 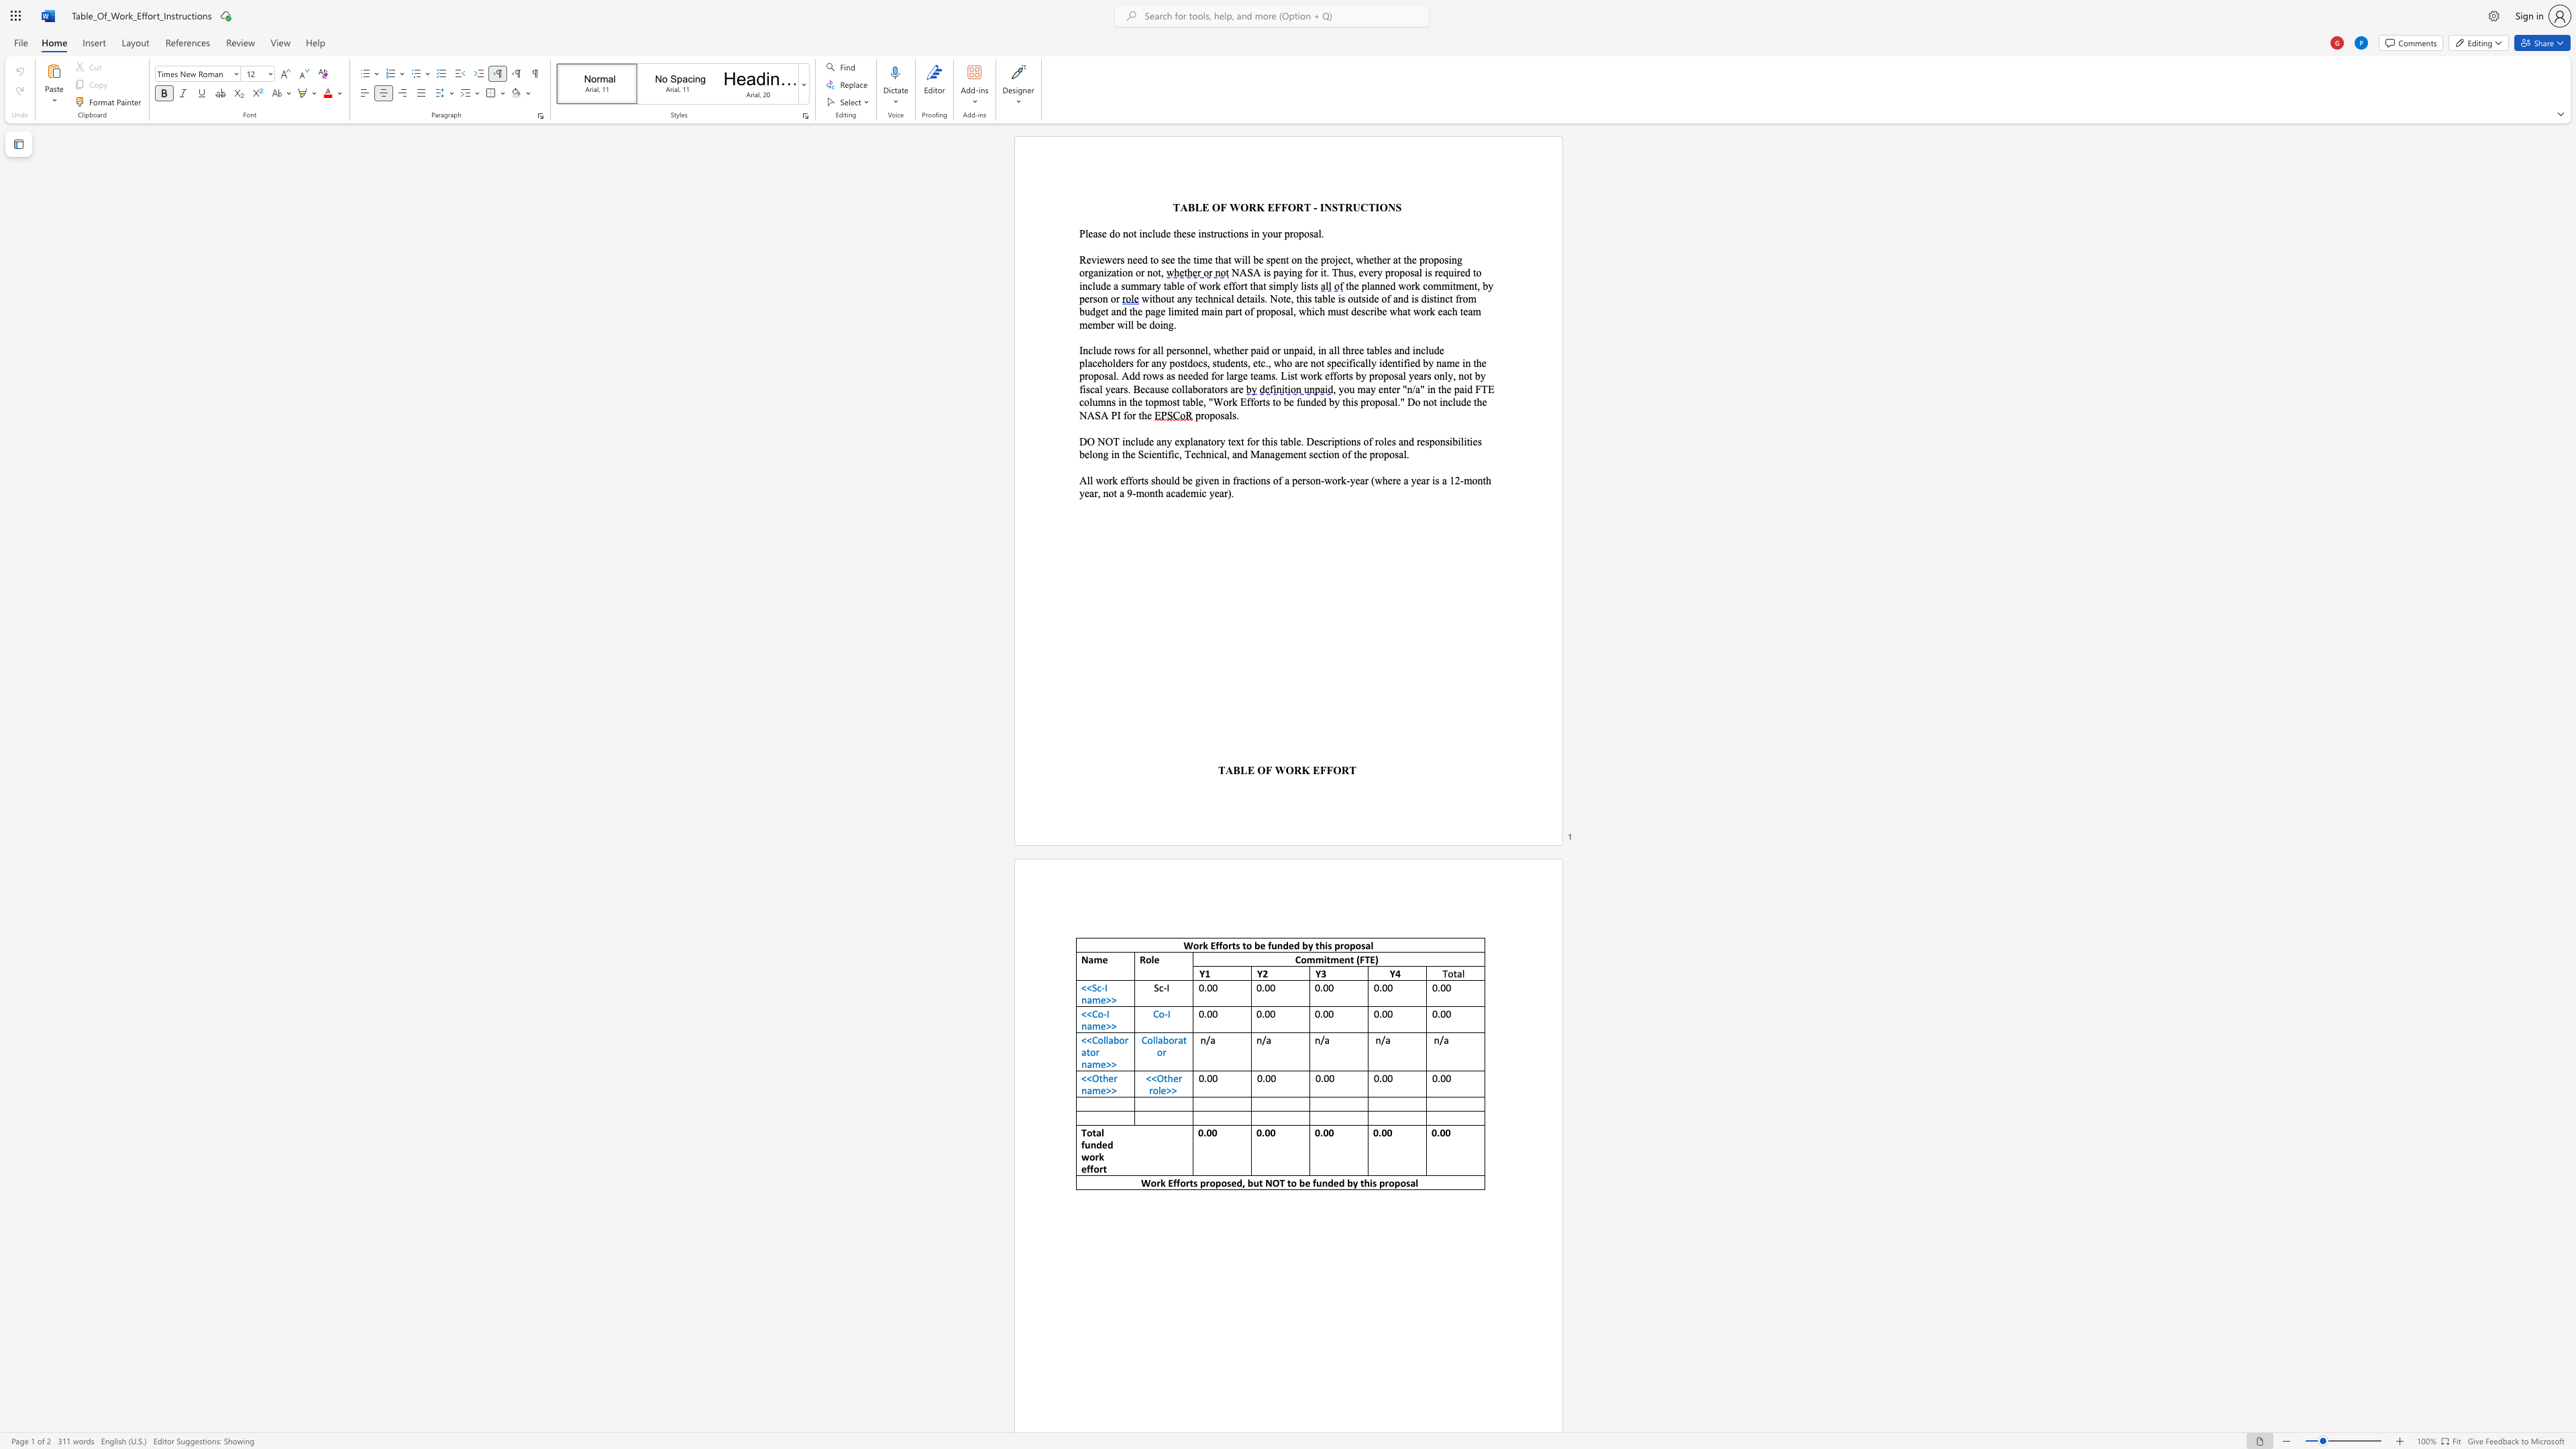 What do you see at coordinates (1219, 207) in the screenshot?
I see `the space between the continuous character "O" and "F" in the text` at bounding box center [1219, 207].